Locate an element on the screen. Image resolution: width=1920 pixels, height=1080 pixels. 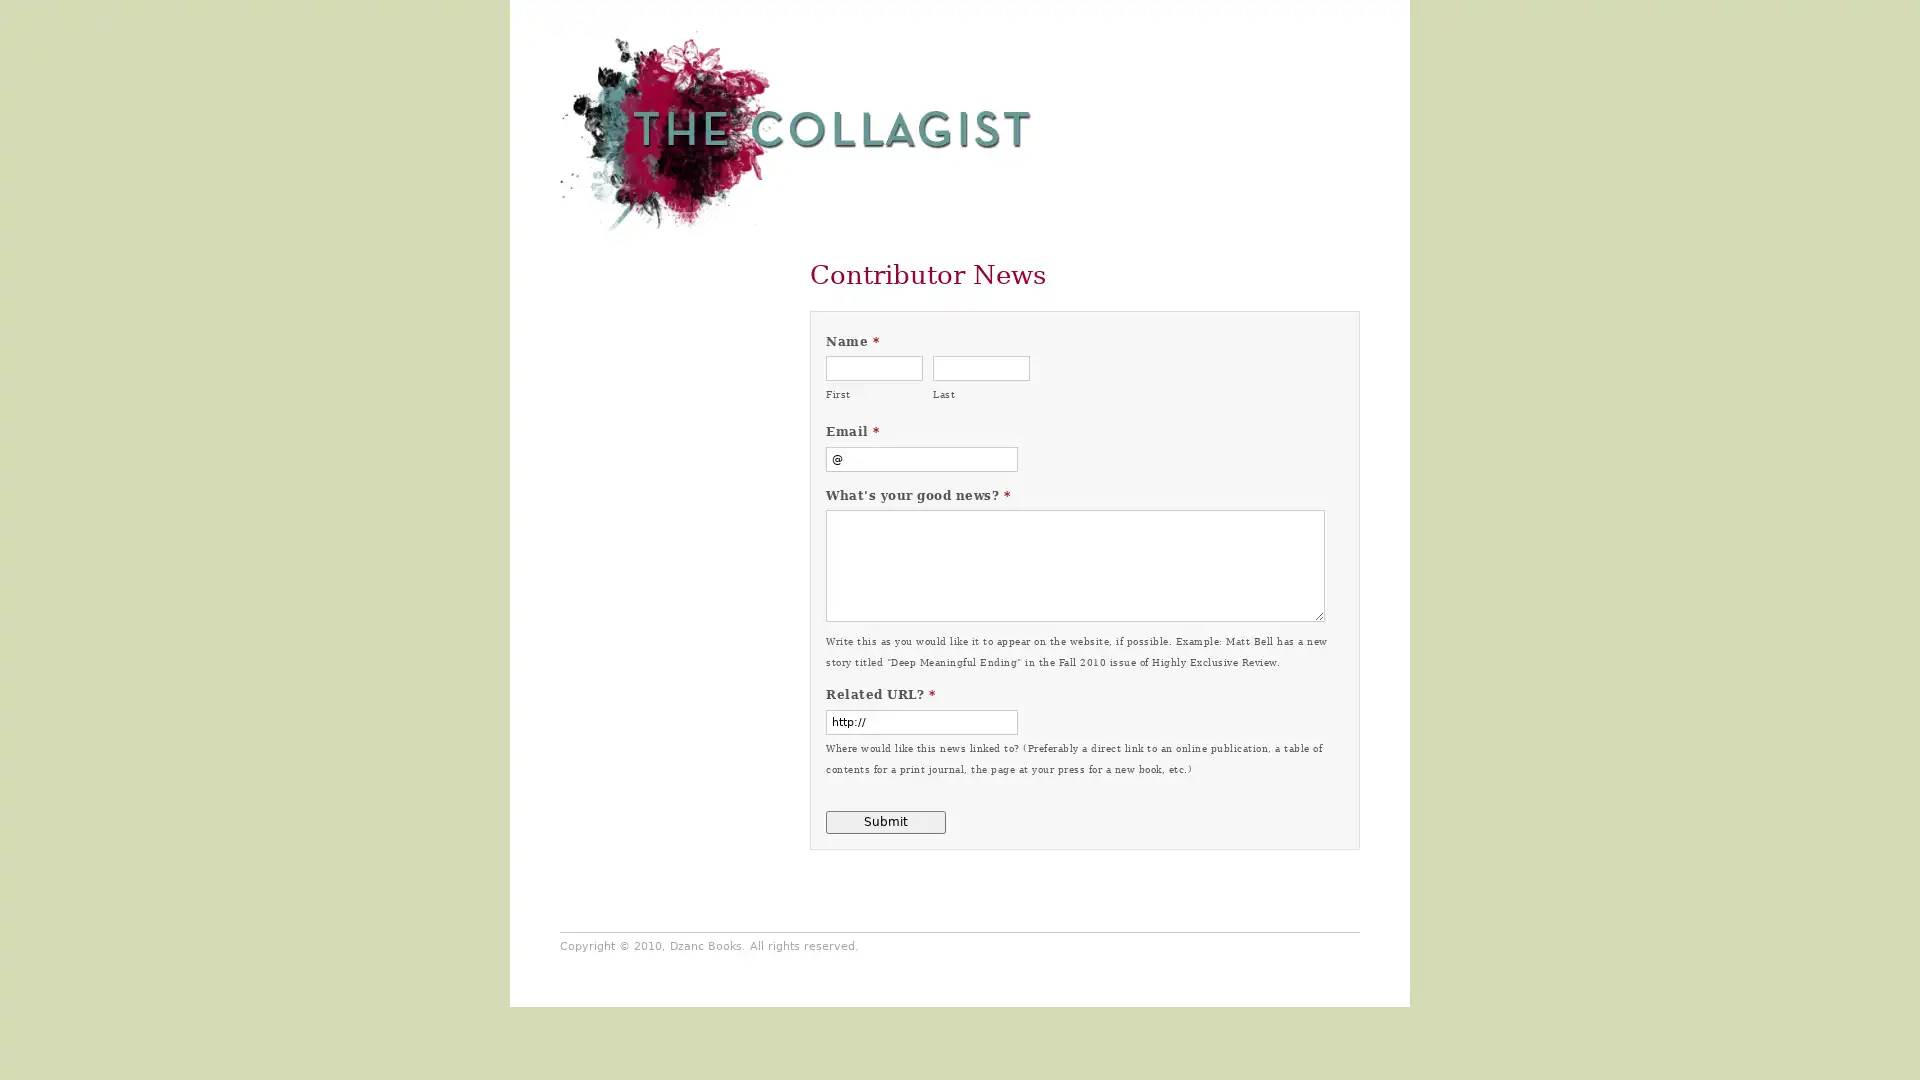
Submit is located at coordinates (885, 821).